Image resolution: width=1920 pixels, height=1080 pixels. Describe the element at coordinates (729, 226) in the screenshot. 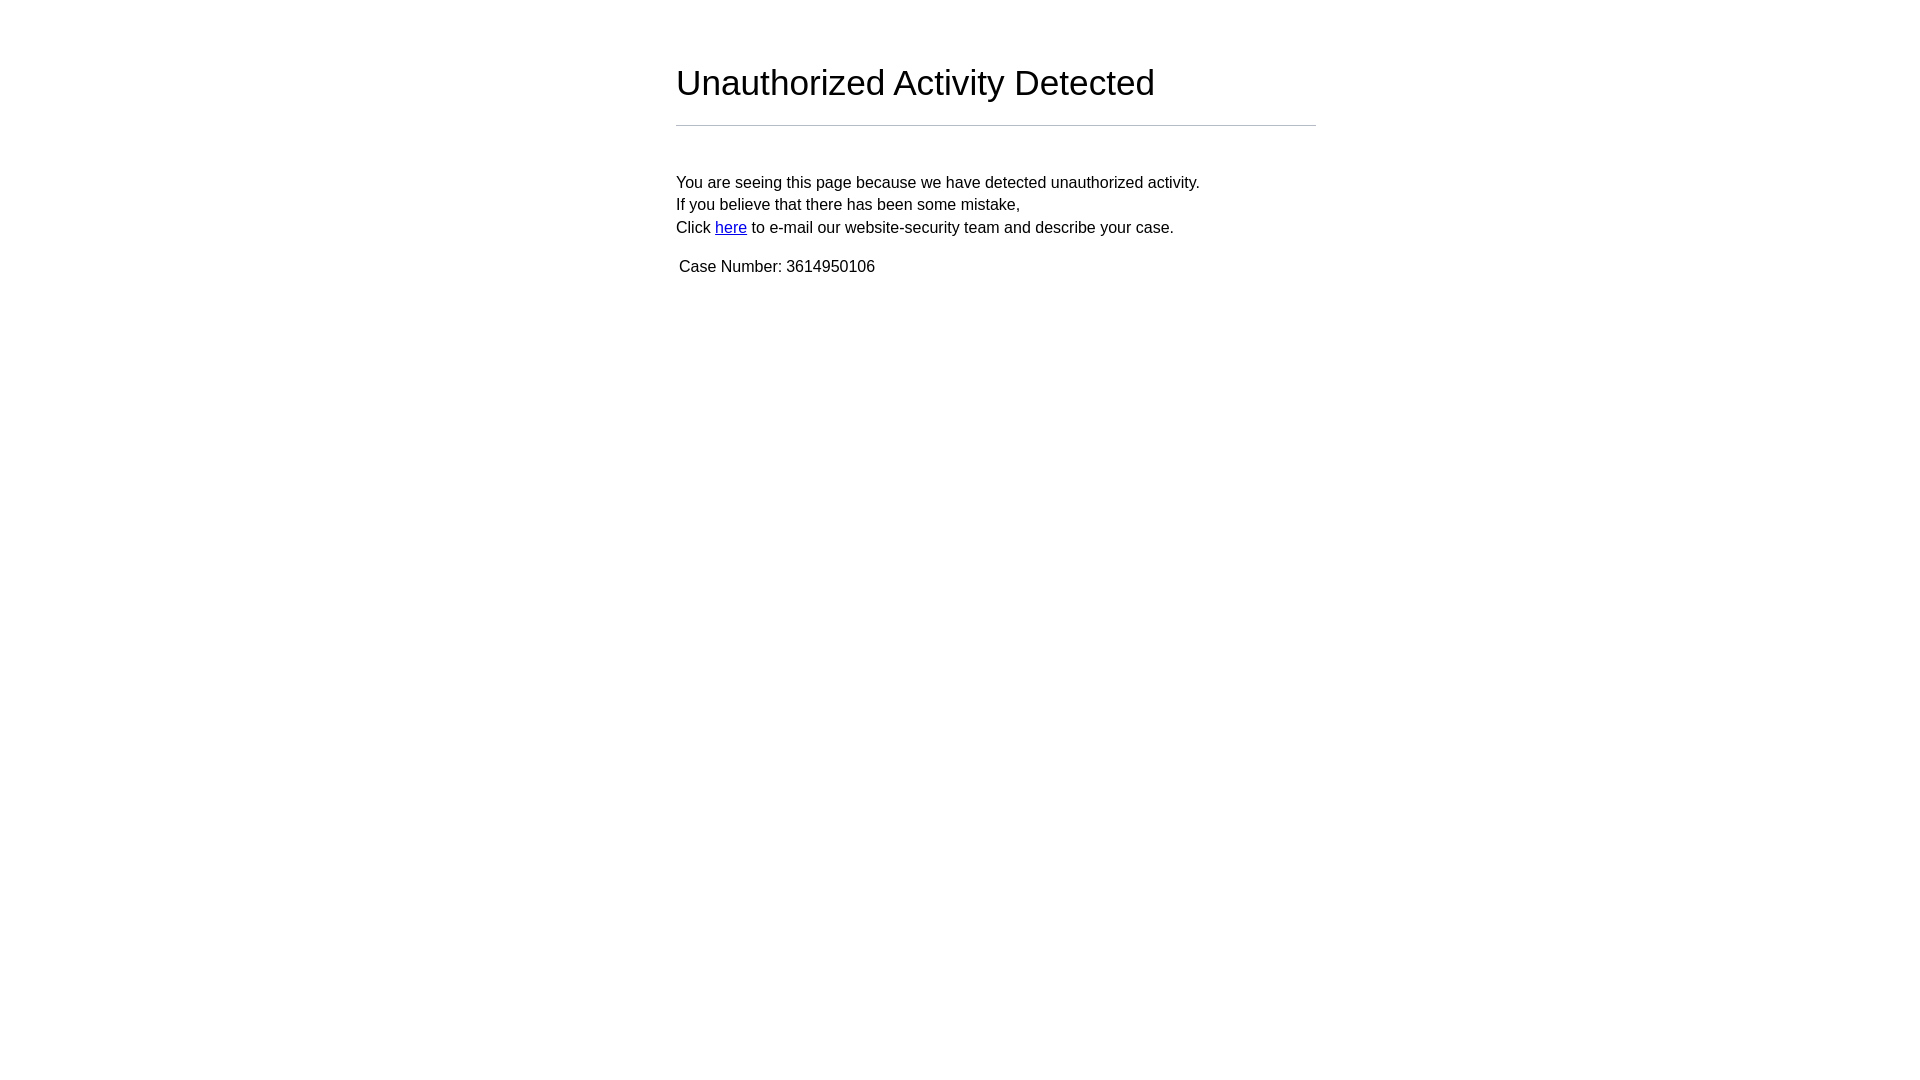

I see `'here'` at that location.